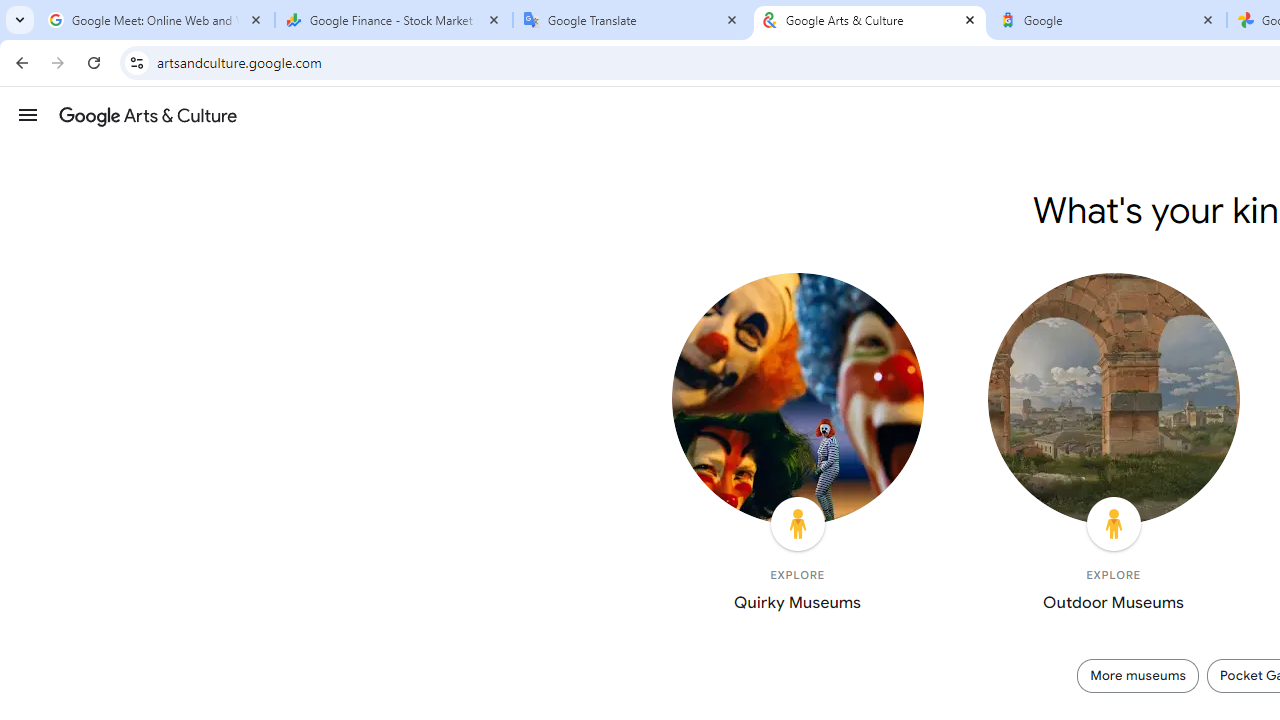 This screenshot has height=720, width=1280. Describe the element at coordinates (1107, 20) in the screenshot. I see `'Google'` at that location.